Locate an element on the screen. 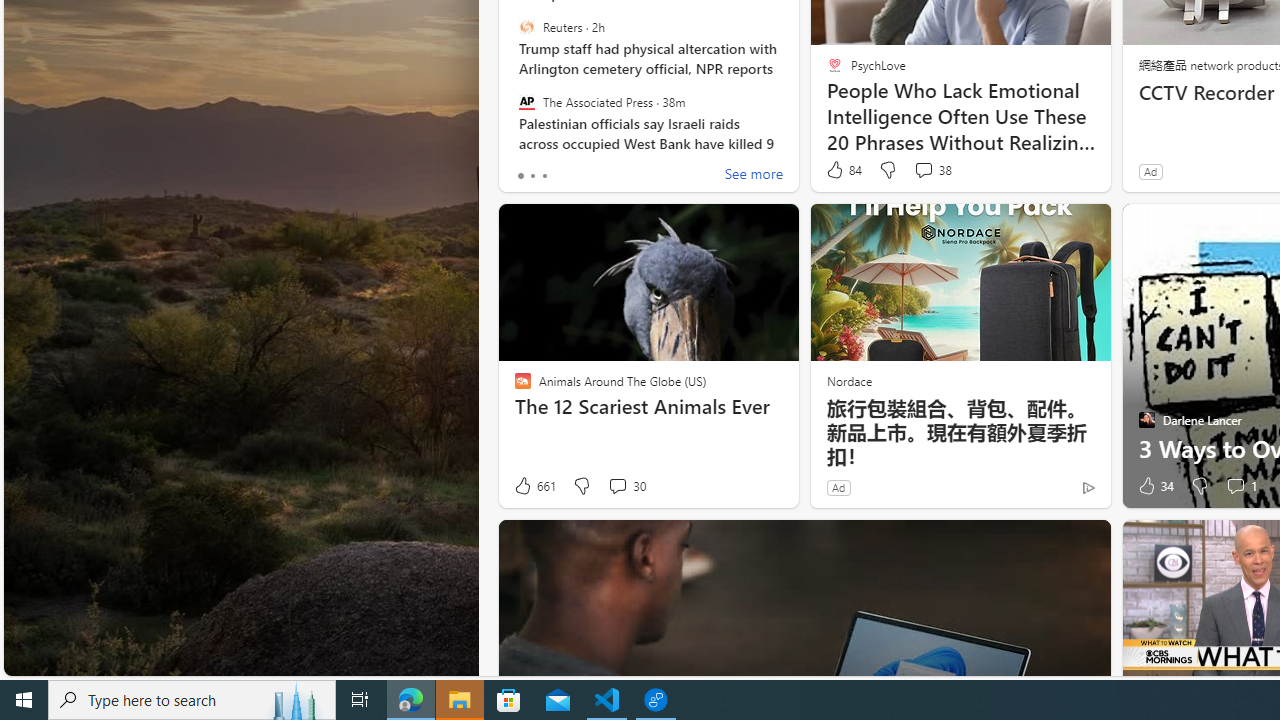 This screenshot has width=1280, height=720. 'Nordace' is located at coordinates (848, 380).